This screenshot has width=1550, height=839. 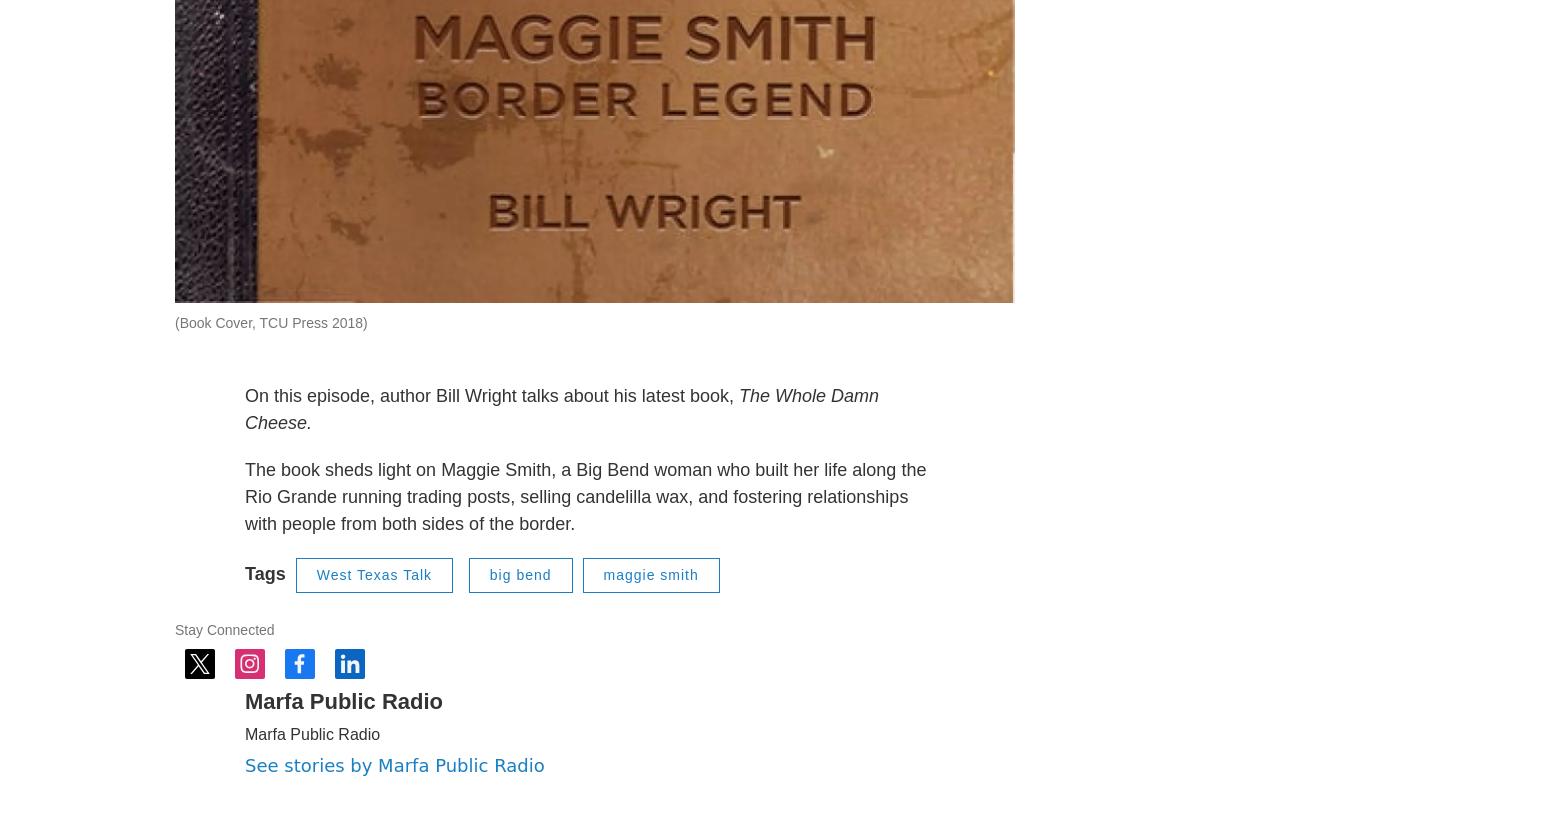 What do you see at coordinates (649, 623) in the screenshot?
I see `'maggie smith'` at bounding box center [649, 623].